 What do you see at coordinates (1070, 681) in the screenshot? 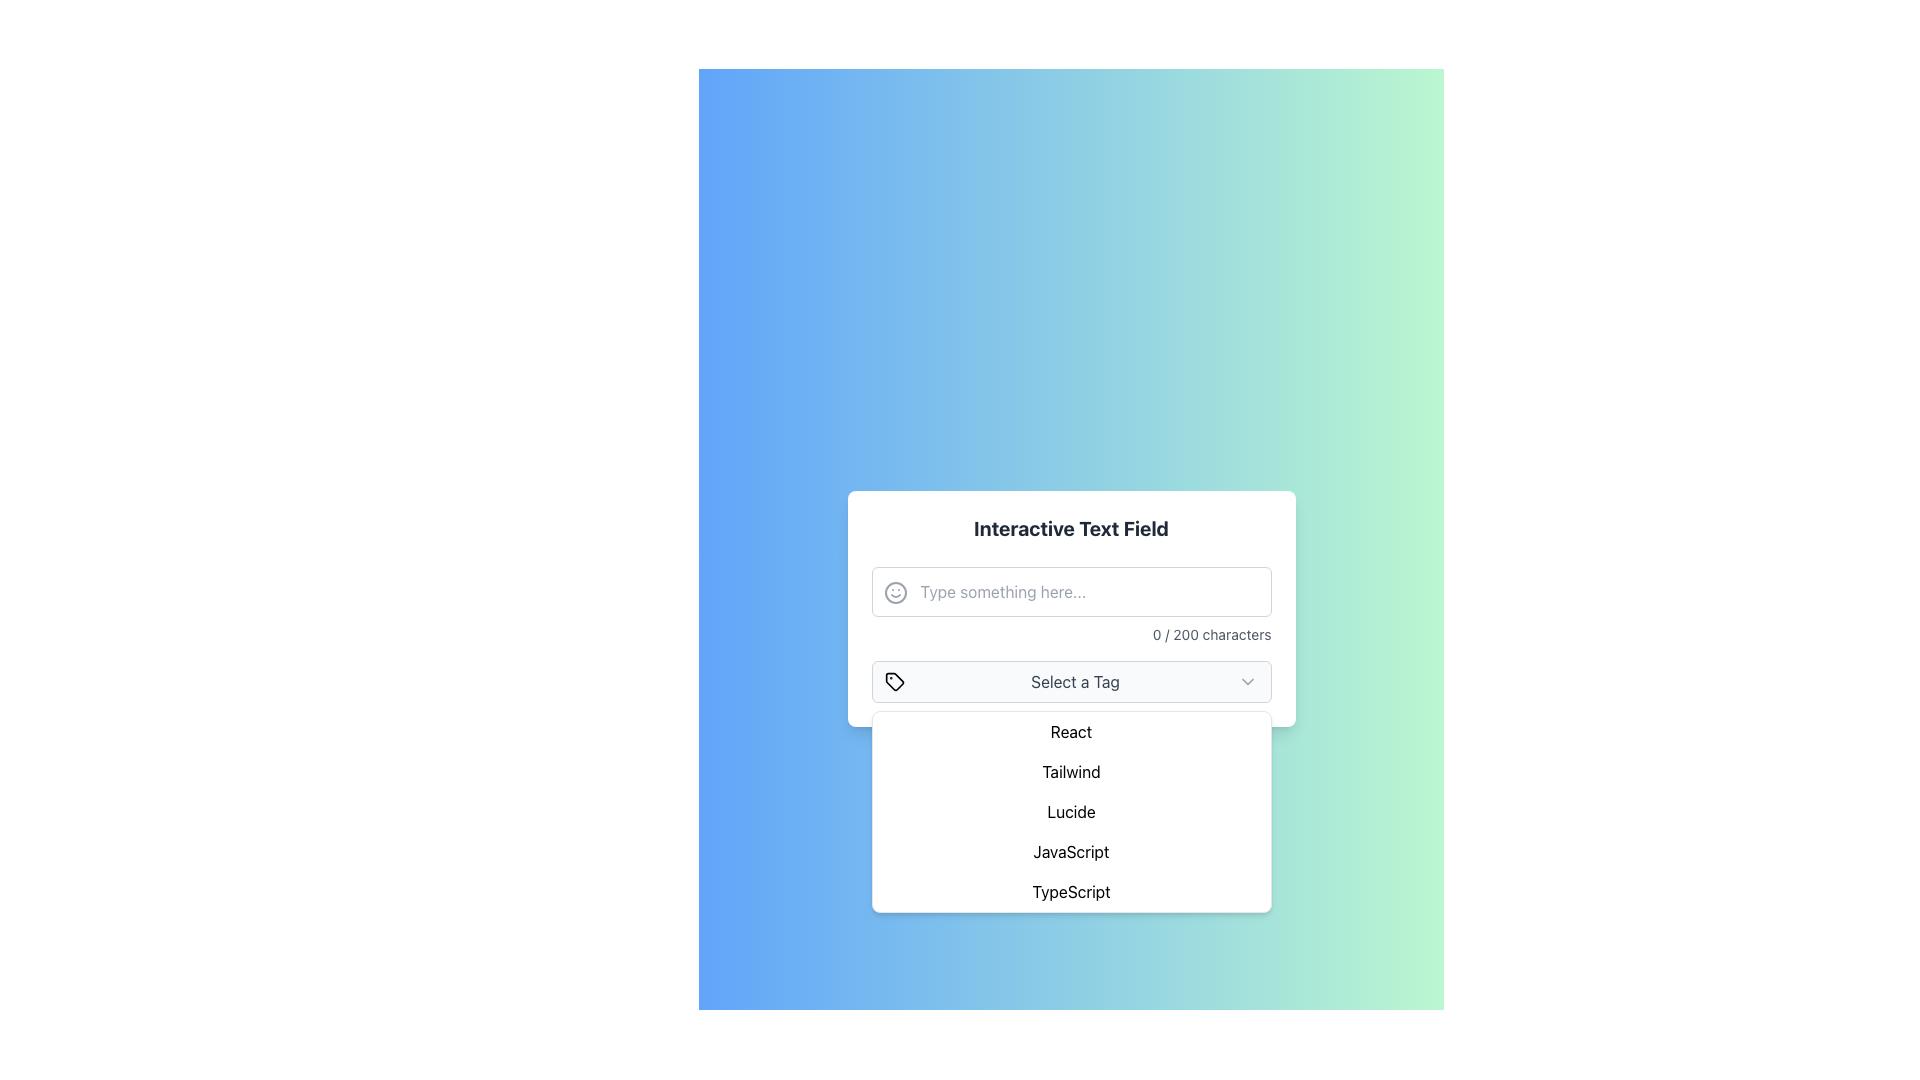
I see `the Dropdown Menu labeled 'Select a Tag'` at bounding box center [1070, 681].